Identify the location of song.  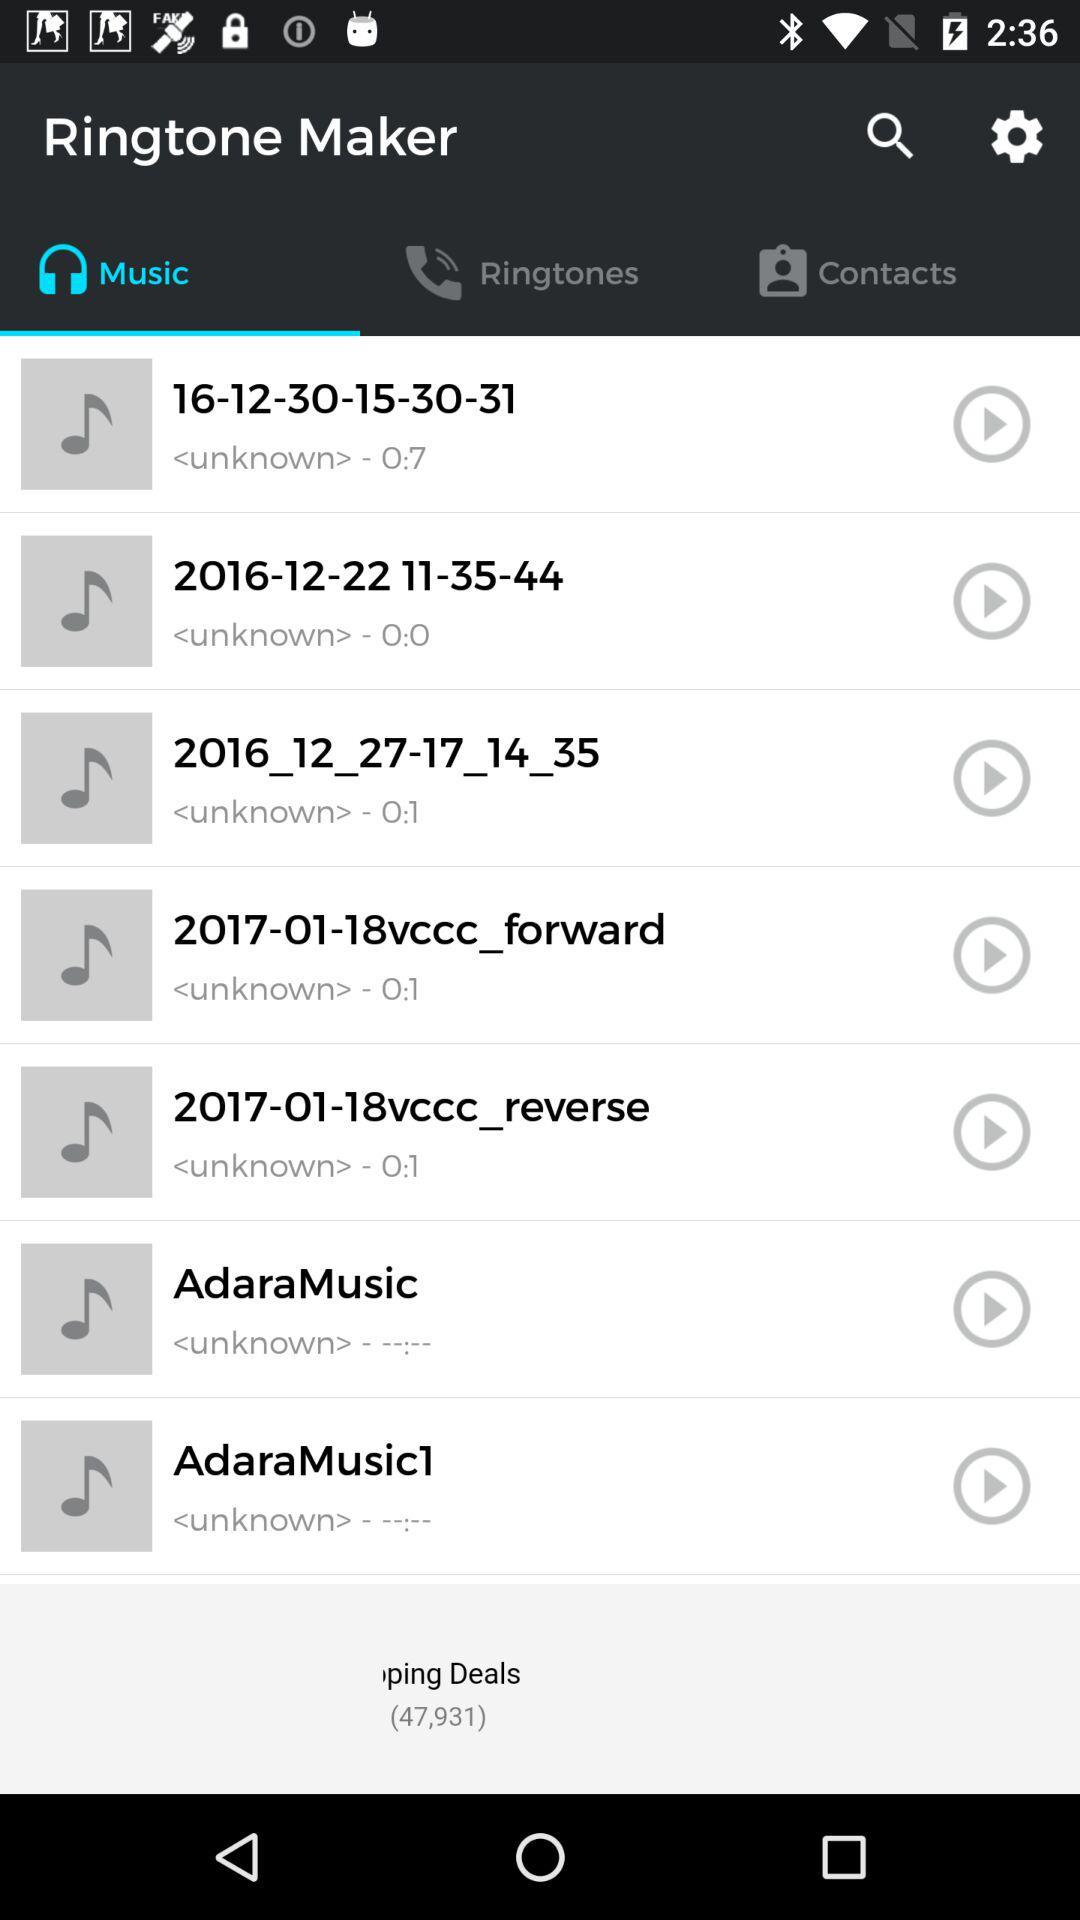
(991, 954).